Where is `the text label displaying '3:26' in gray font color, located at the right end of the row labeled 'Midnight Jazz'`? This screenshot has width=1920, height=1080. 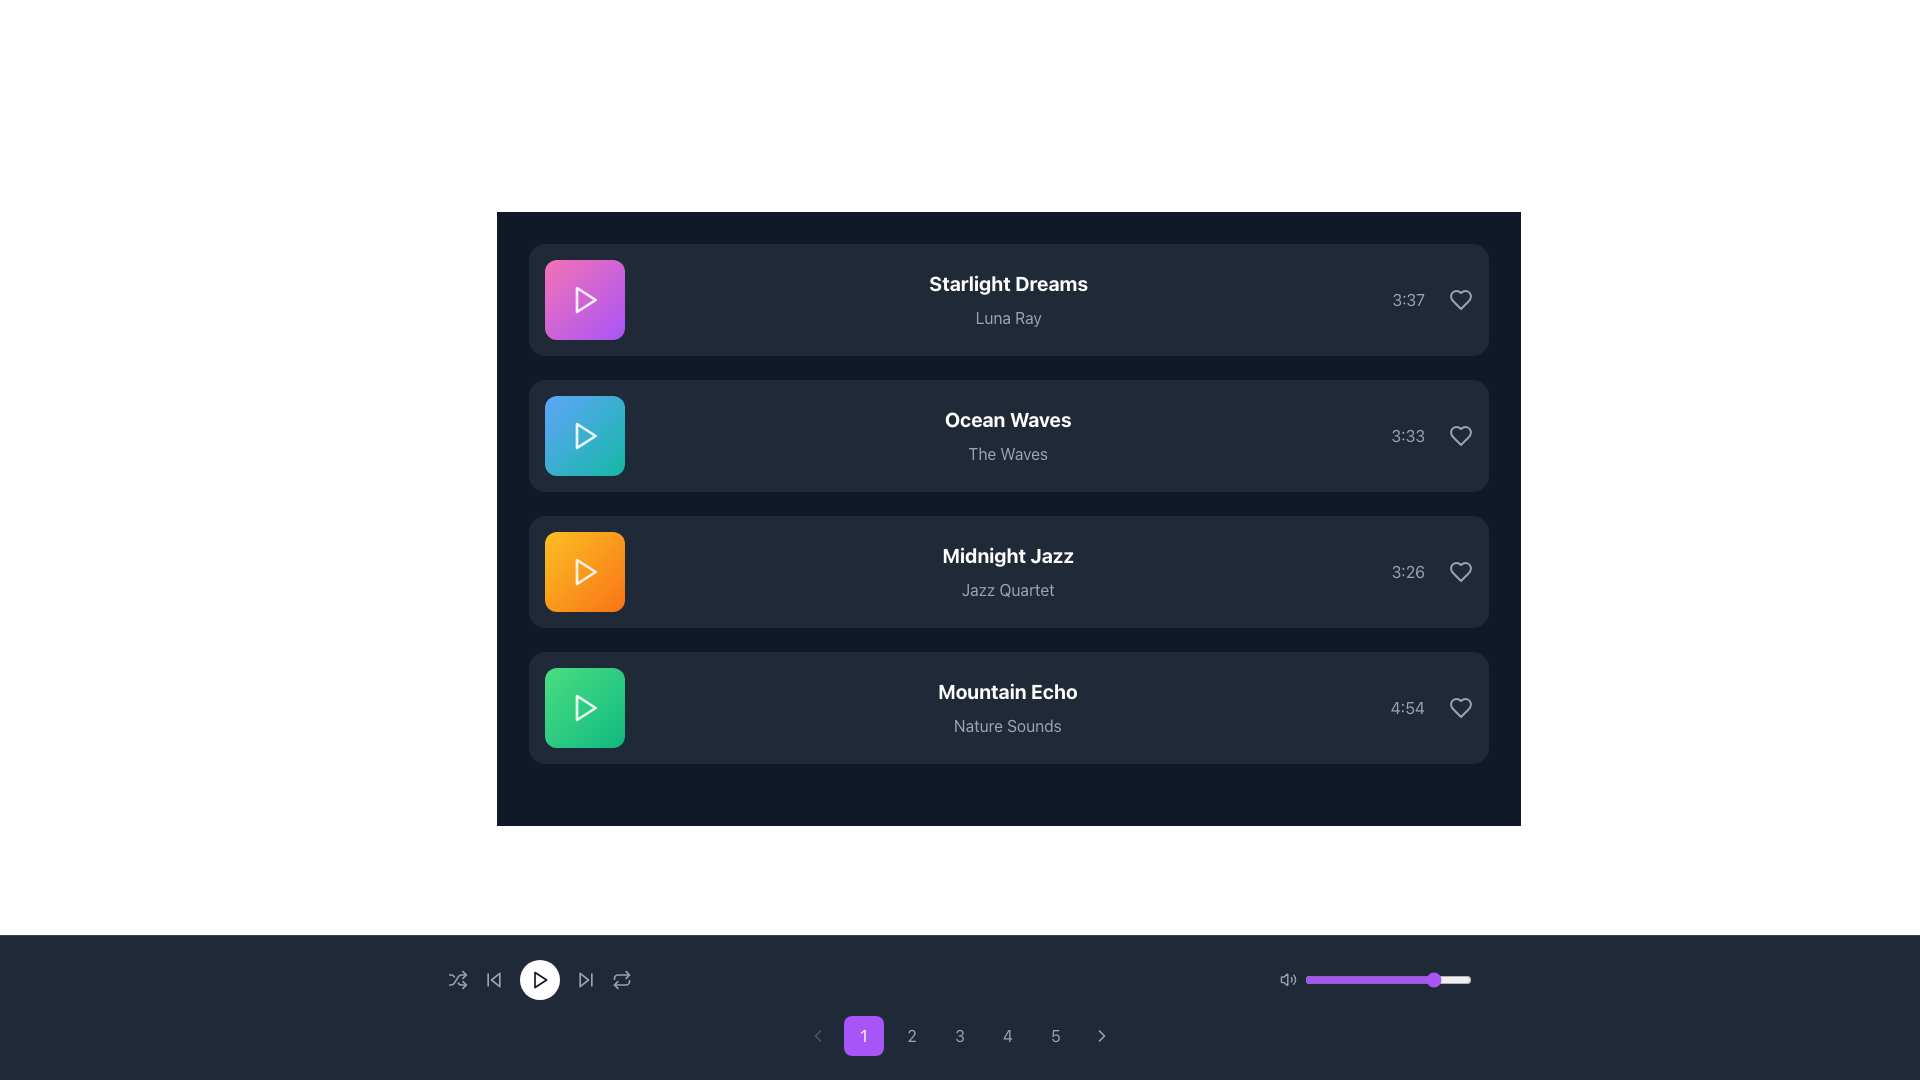 the text label displaying '3:26' in gray font color, located at the right end of the row labeled 'Midnight Jazz' is located at coordinates (1407, 571).